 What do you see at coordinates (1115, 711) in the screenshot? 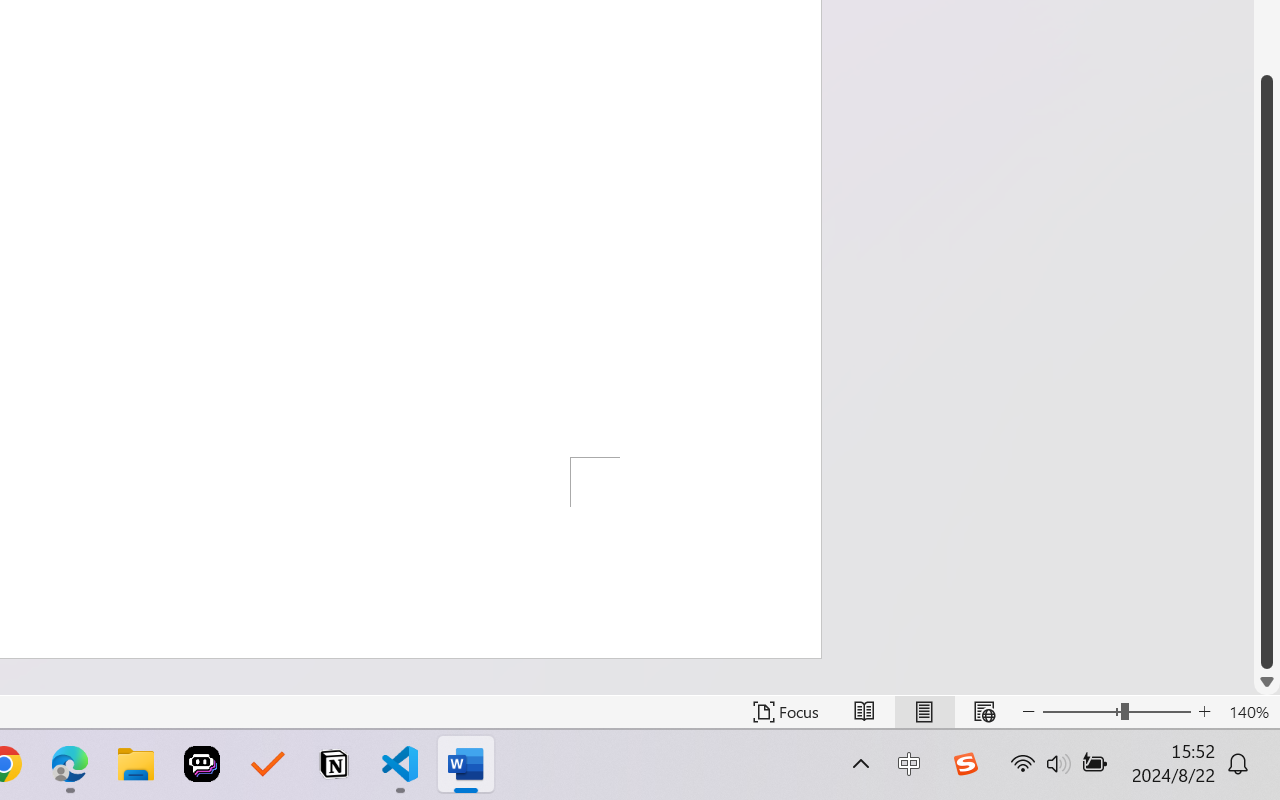
I see `'Zoom'` at bounding box center [1115, 711].